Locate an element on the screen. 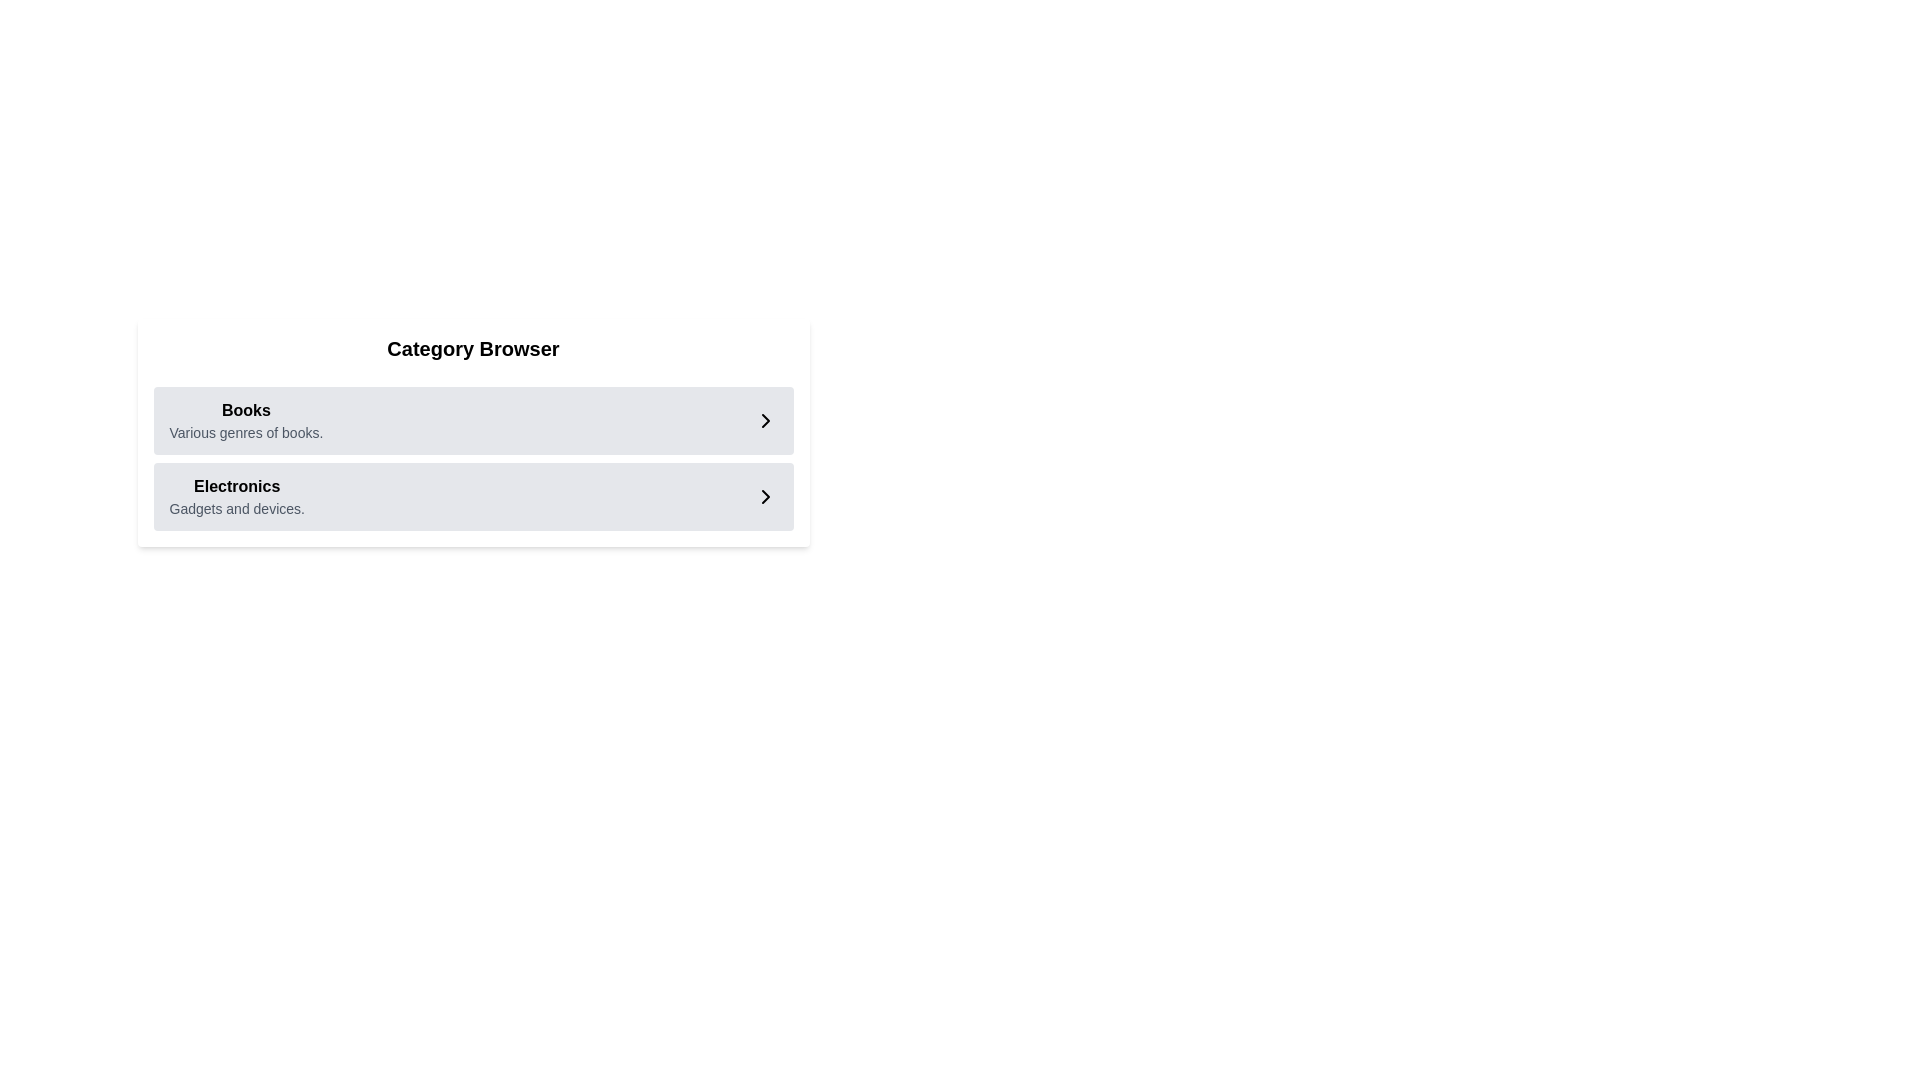  the right-pointing triangular arrow of the navigation icon located immediately to the right of the 'Books' label is located at coordinates (764, 419).